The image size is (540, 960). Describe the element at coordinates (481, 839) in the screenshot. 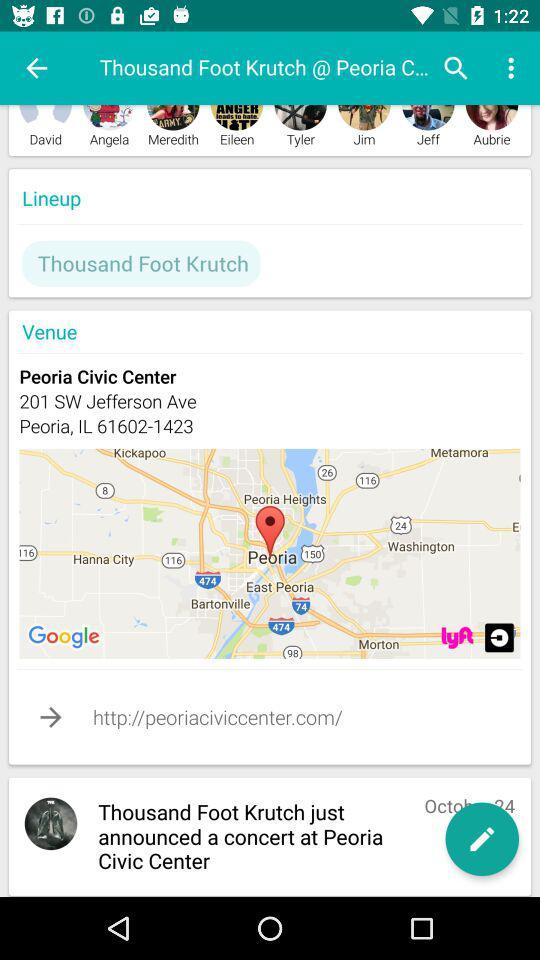

I see `edit option` at that location.